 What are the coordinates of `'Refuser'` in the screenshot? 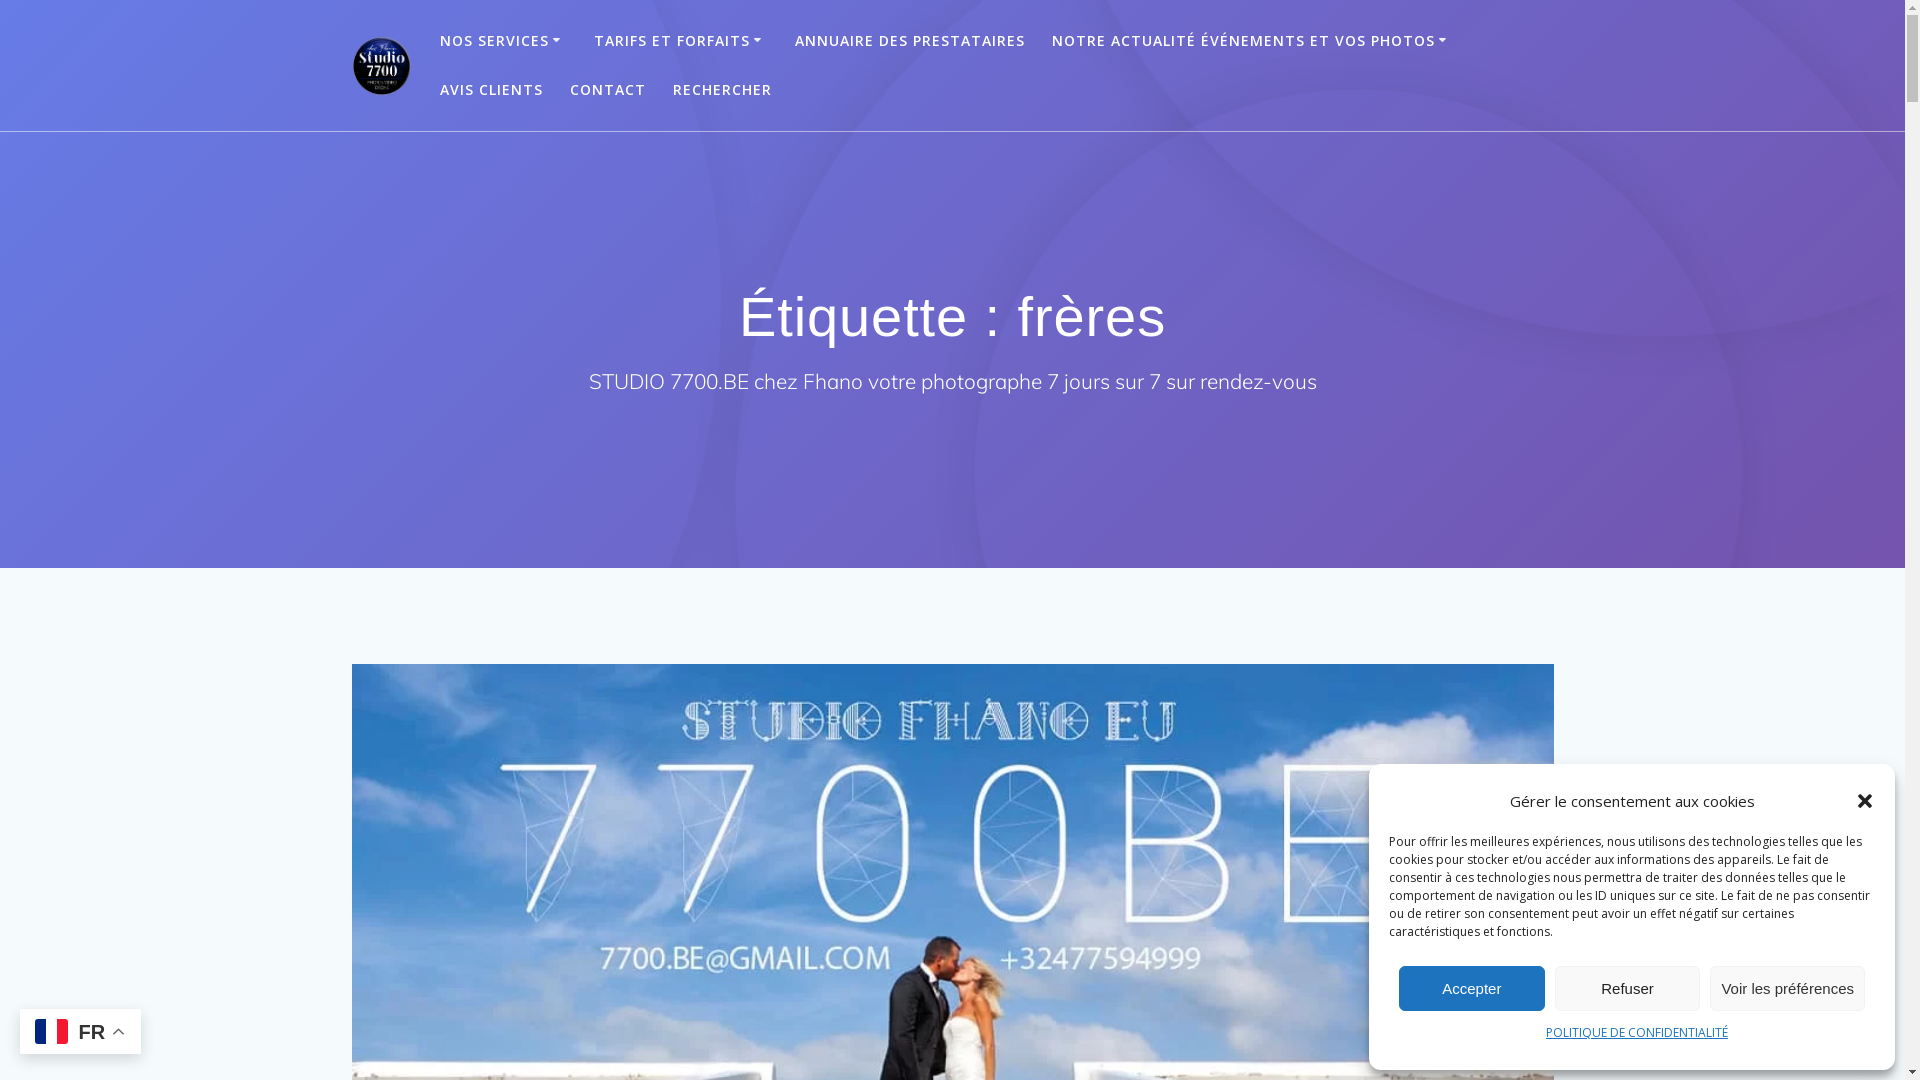 It's located at (1627, 987).